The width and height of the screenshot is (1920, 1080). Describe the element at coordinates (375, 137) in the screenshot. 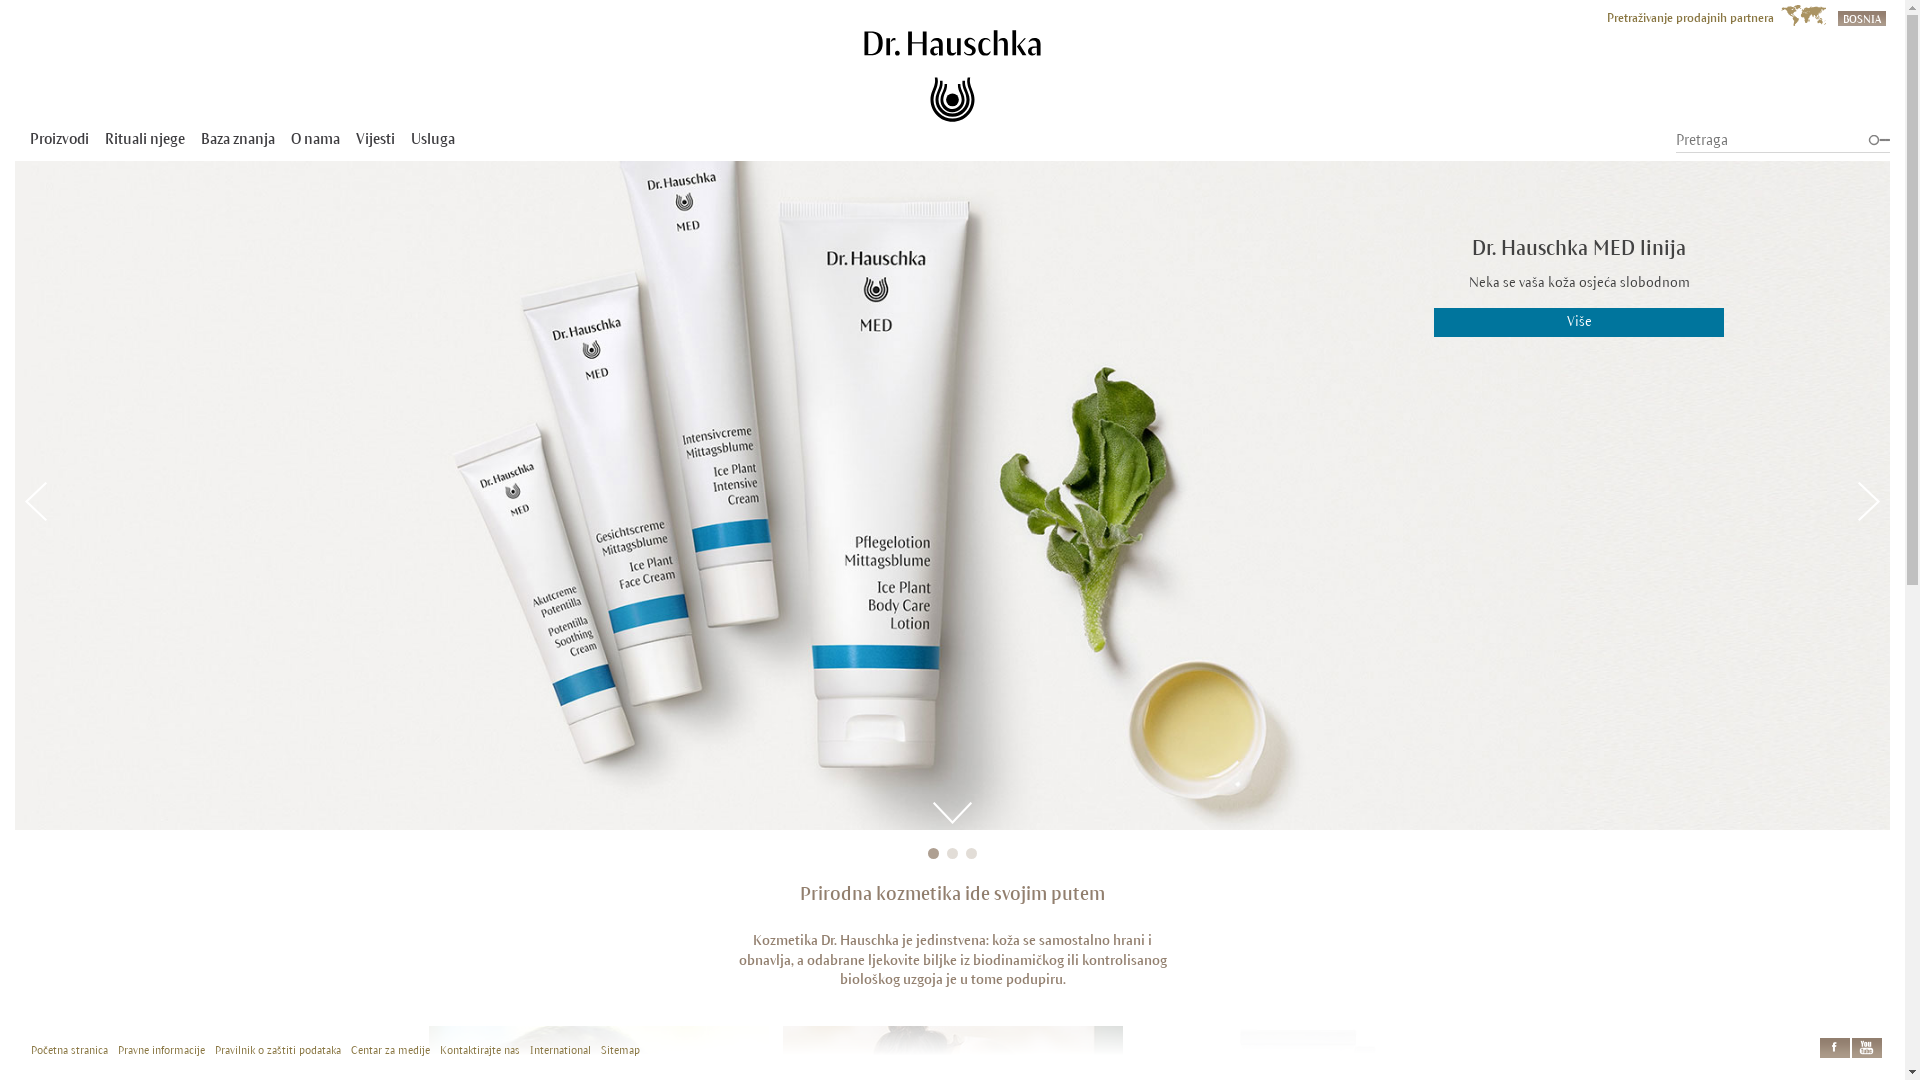

I see `'Vijesti'` at that location.